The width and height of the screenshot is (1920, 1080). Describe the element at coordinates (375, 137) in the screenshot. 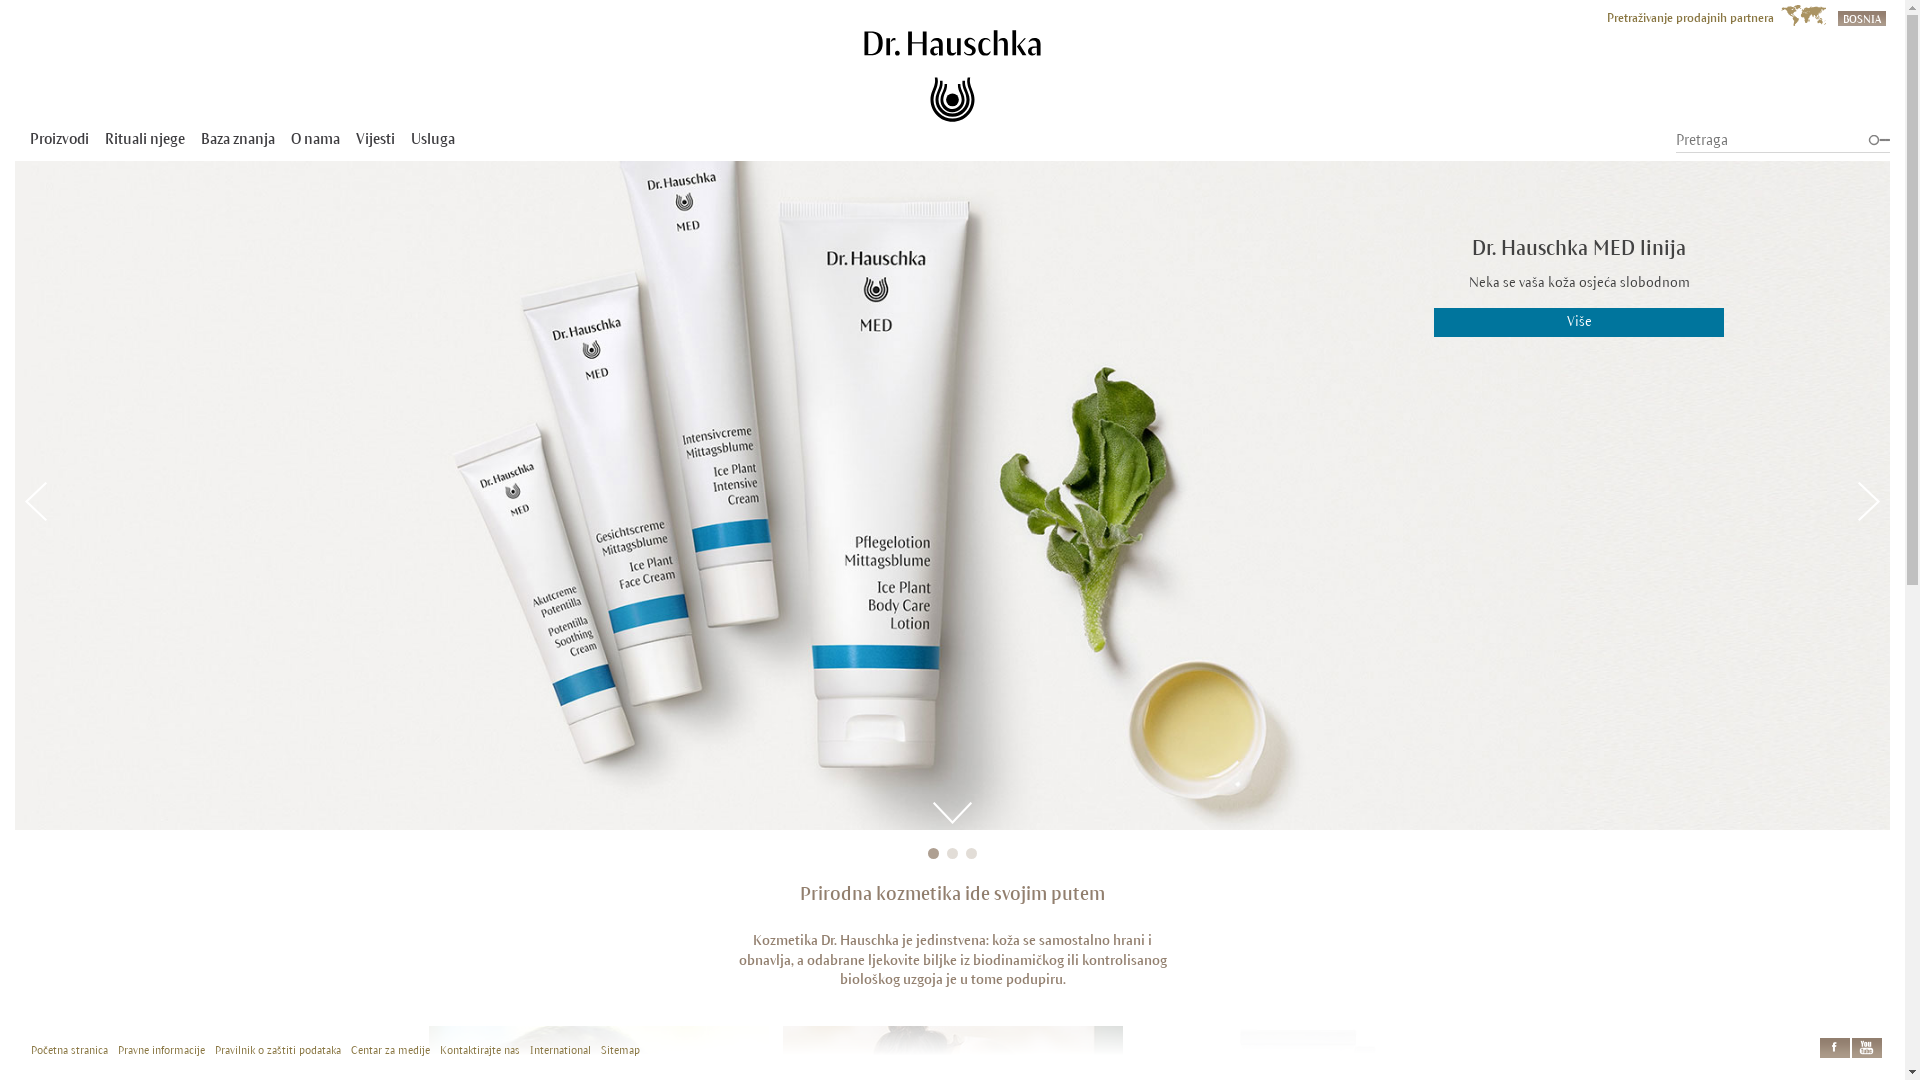

I see `'Vijesti'` at that location.